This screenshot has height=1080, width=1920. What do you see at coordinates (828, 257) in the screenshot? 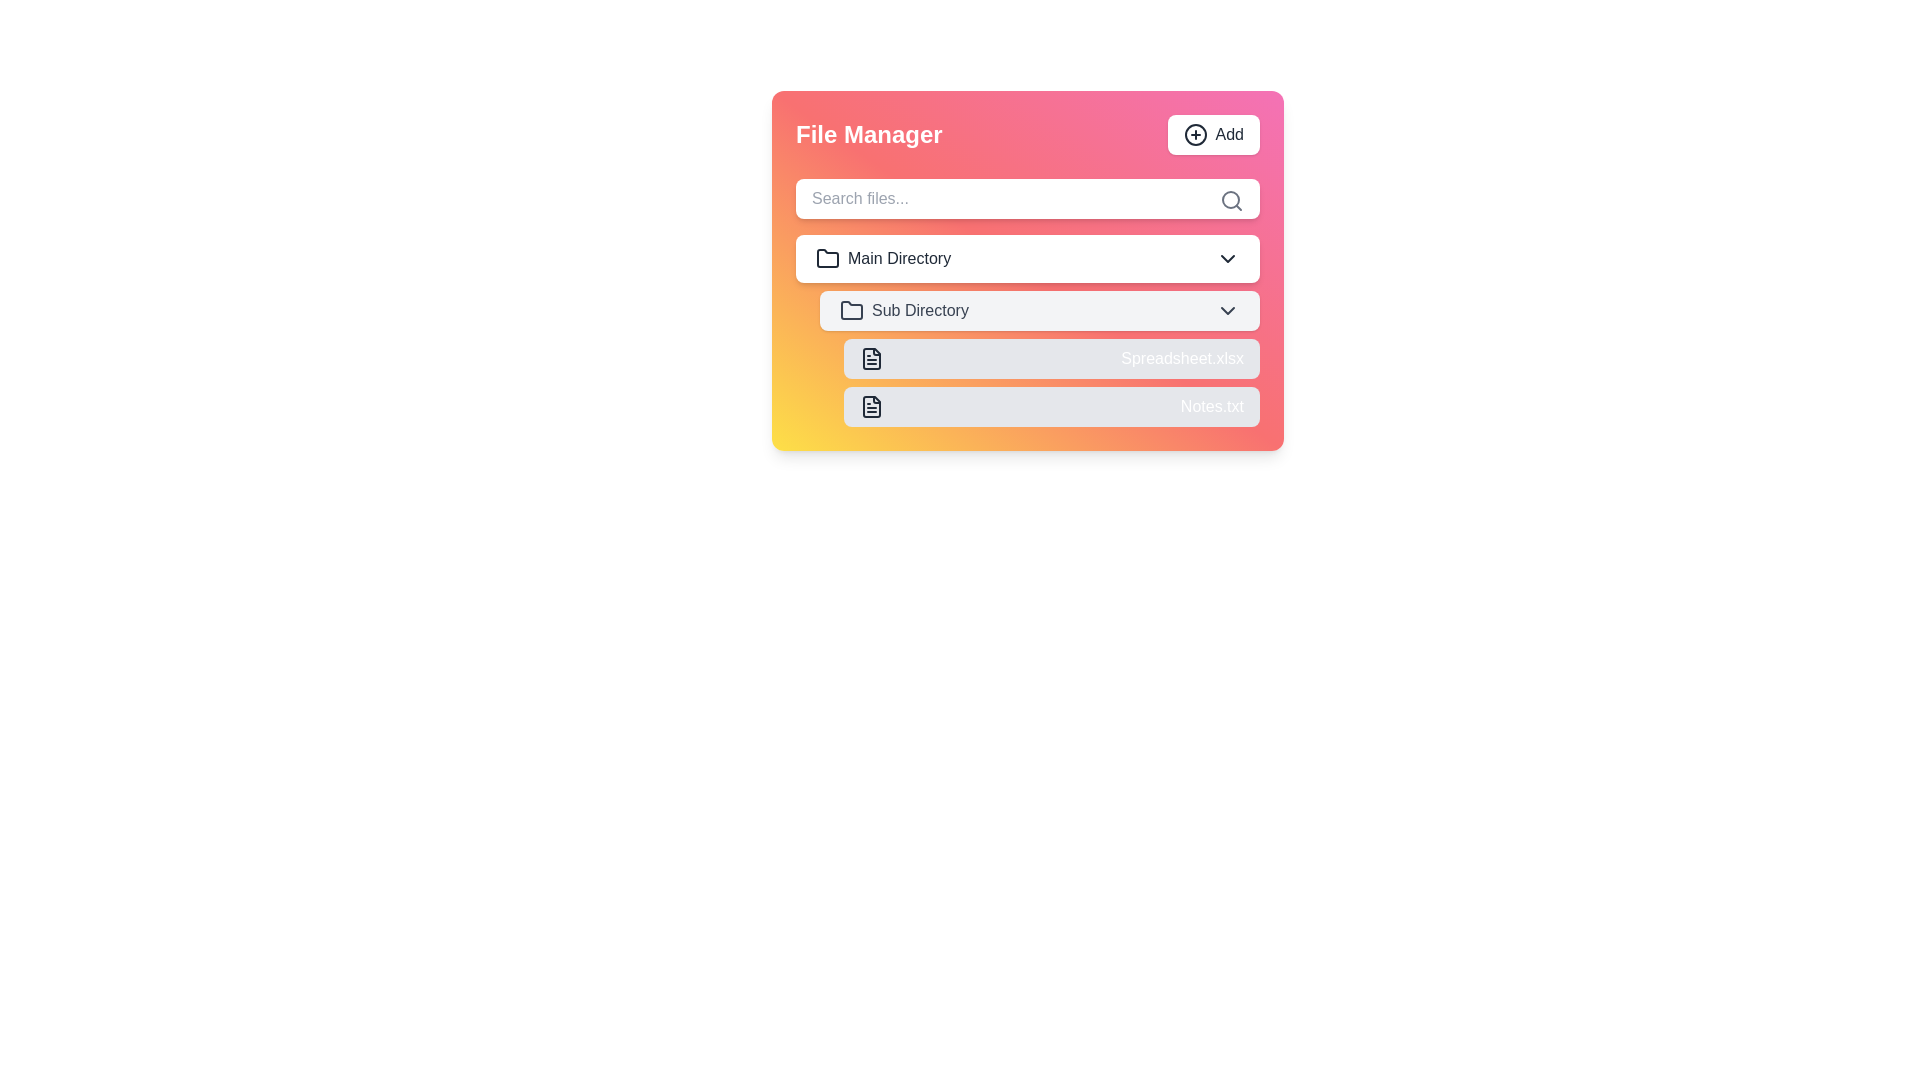
I see `the Folder icon, which represents the 'Main Directory' label and is positioned to the far left of the associated text` at bounding box center [828, 257].